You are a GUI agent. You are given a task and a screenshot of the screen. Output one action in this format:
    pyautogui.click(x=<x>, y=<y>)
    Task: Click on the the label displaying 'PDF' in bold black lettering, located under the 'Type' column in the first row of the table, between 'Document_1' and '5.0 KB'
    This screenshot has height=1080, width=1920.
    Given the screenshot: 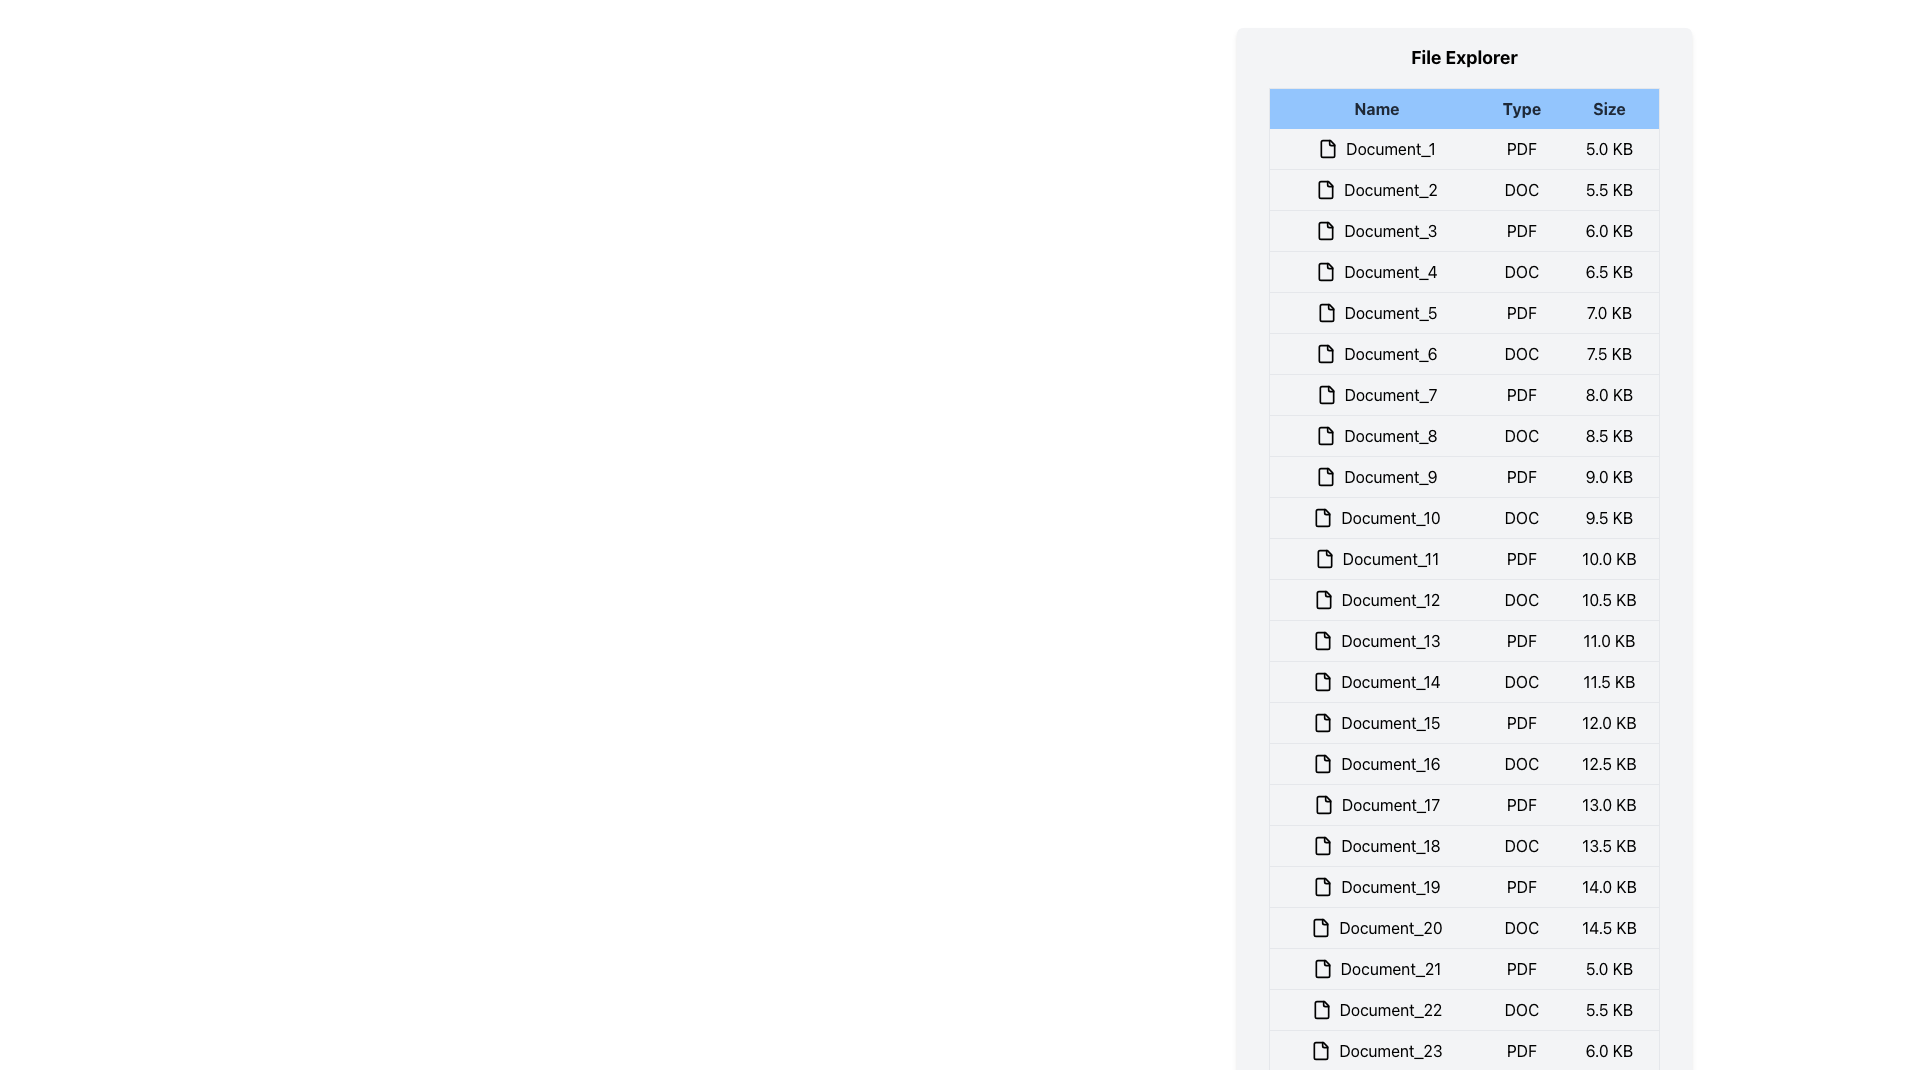 What is the action you would take?
    pyautogui.click(x=1520, y=148)
    